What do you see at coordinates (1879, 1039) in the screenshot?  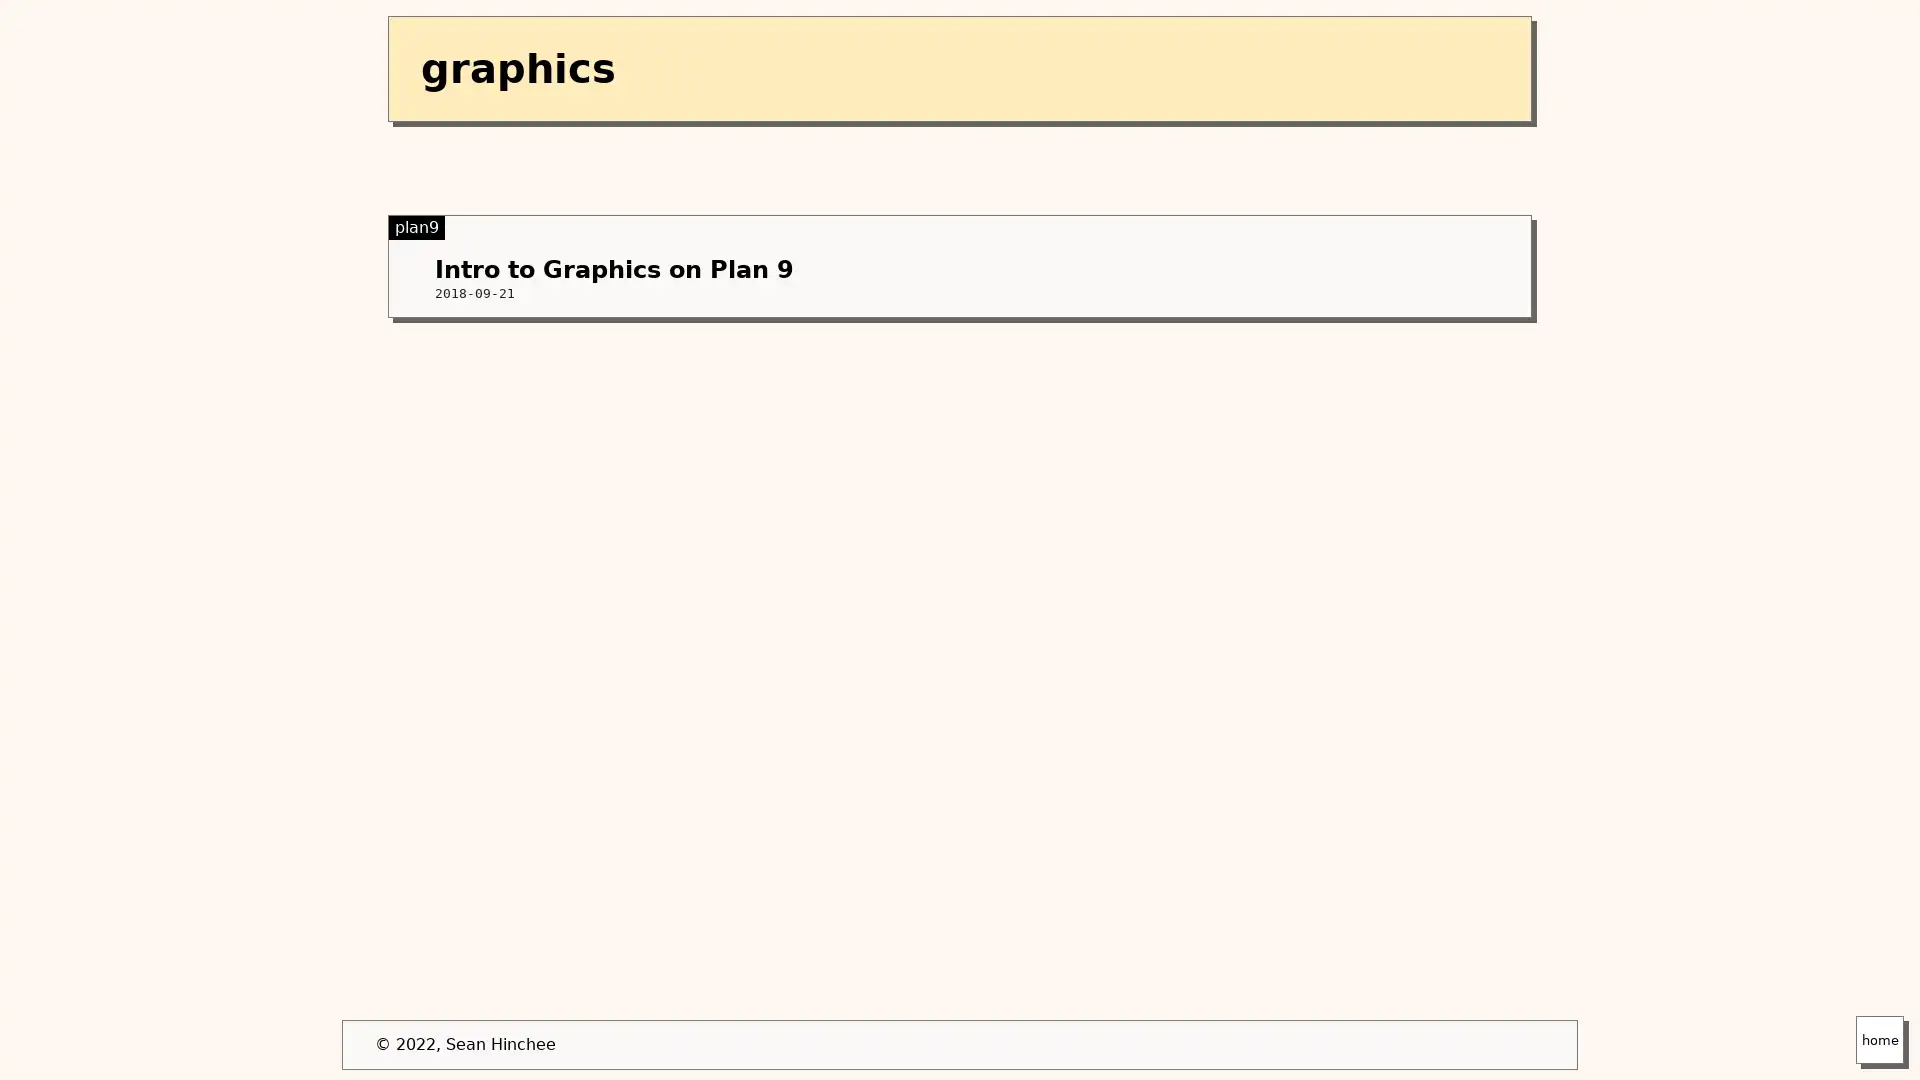 I see `home` at bounding box center [1879, 1039].